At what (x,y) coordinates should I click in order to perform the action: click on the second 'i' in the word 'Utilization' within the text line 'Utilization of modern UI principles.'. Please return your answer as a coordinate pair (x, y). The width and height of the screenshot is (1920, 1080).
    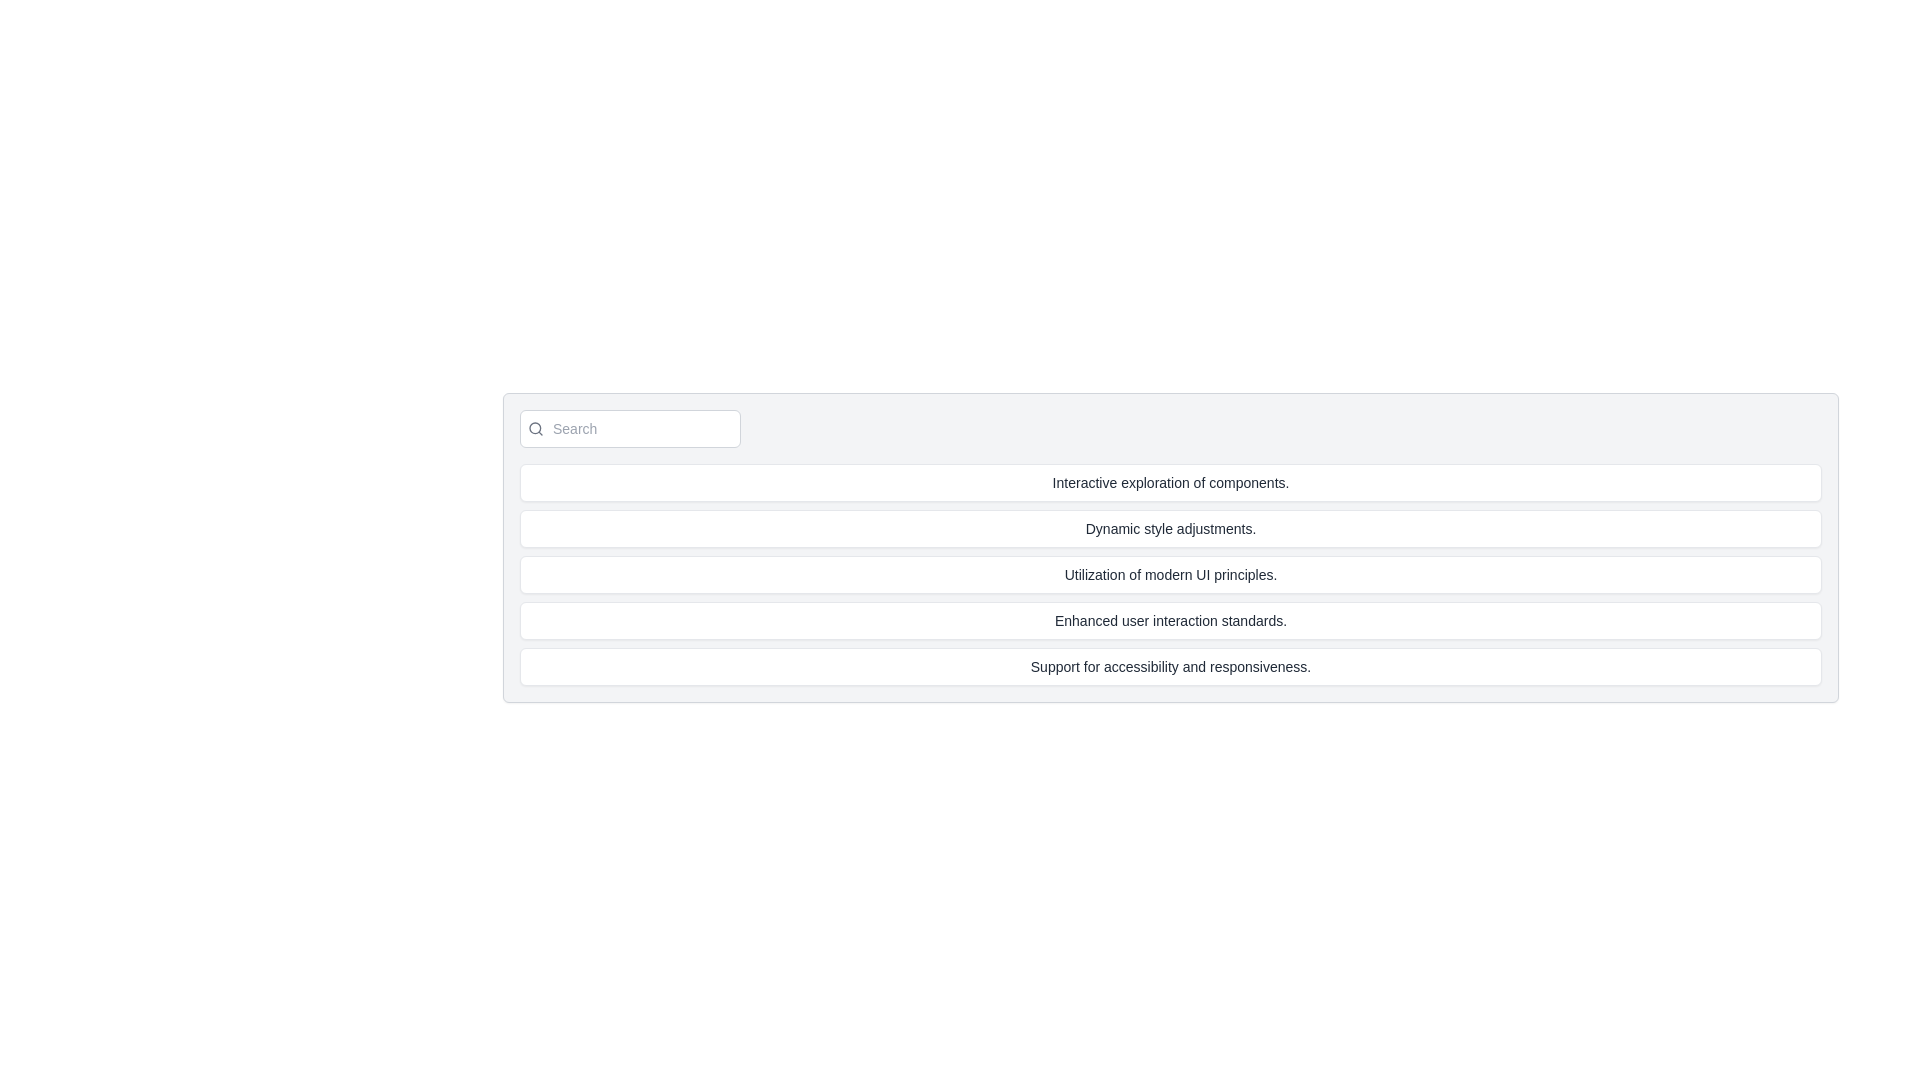
    Looking at the image, I should click on (1085, 574).